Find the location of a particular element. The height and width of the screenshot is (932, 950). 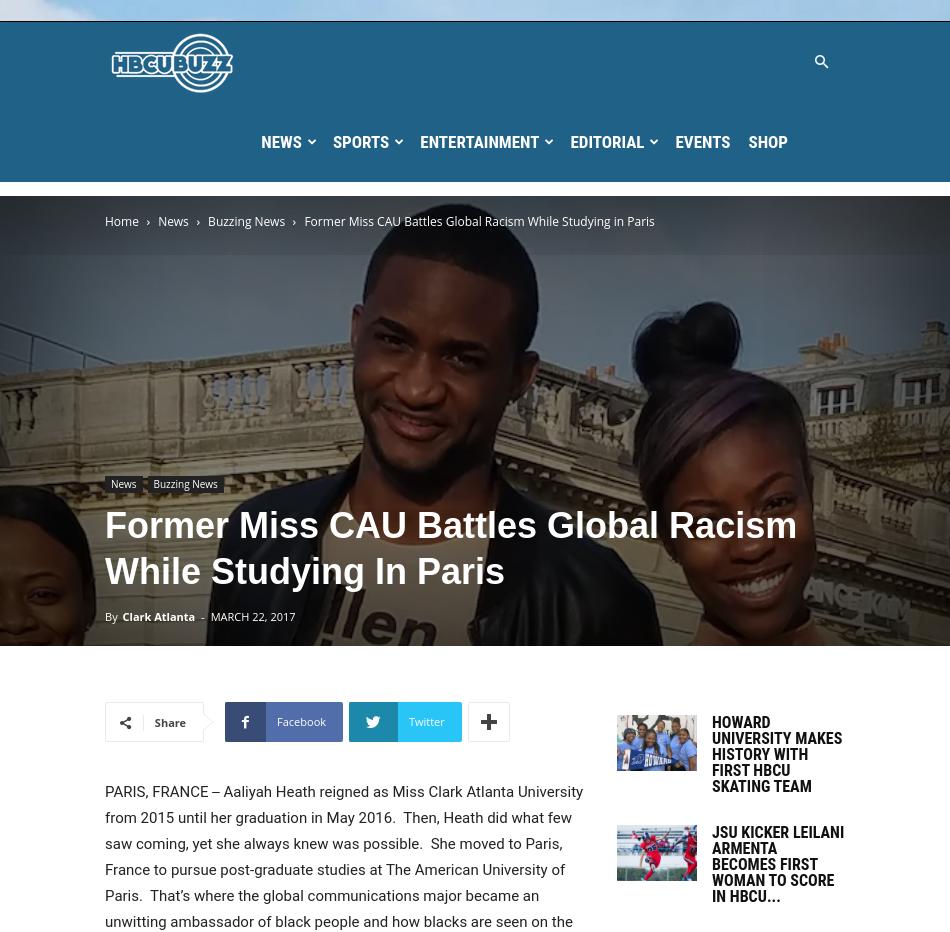

'Twitter' is located at coordinates (425, 720).